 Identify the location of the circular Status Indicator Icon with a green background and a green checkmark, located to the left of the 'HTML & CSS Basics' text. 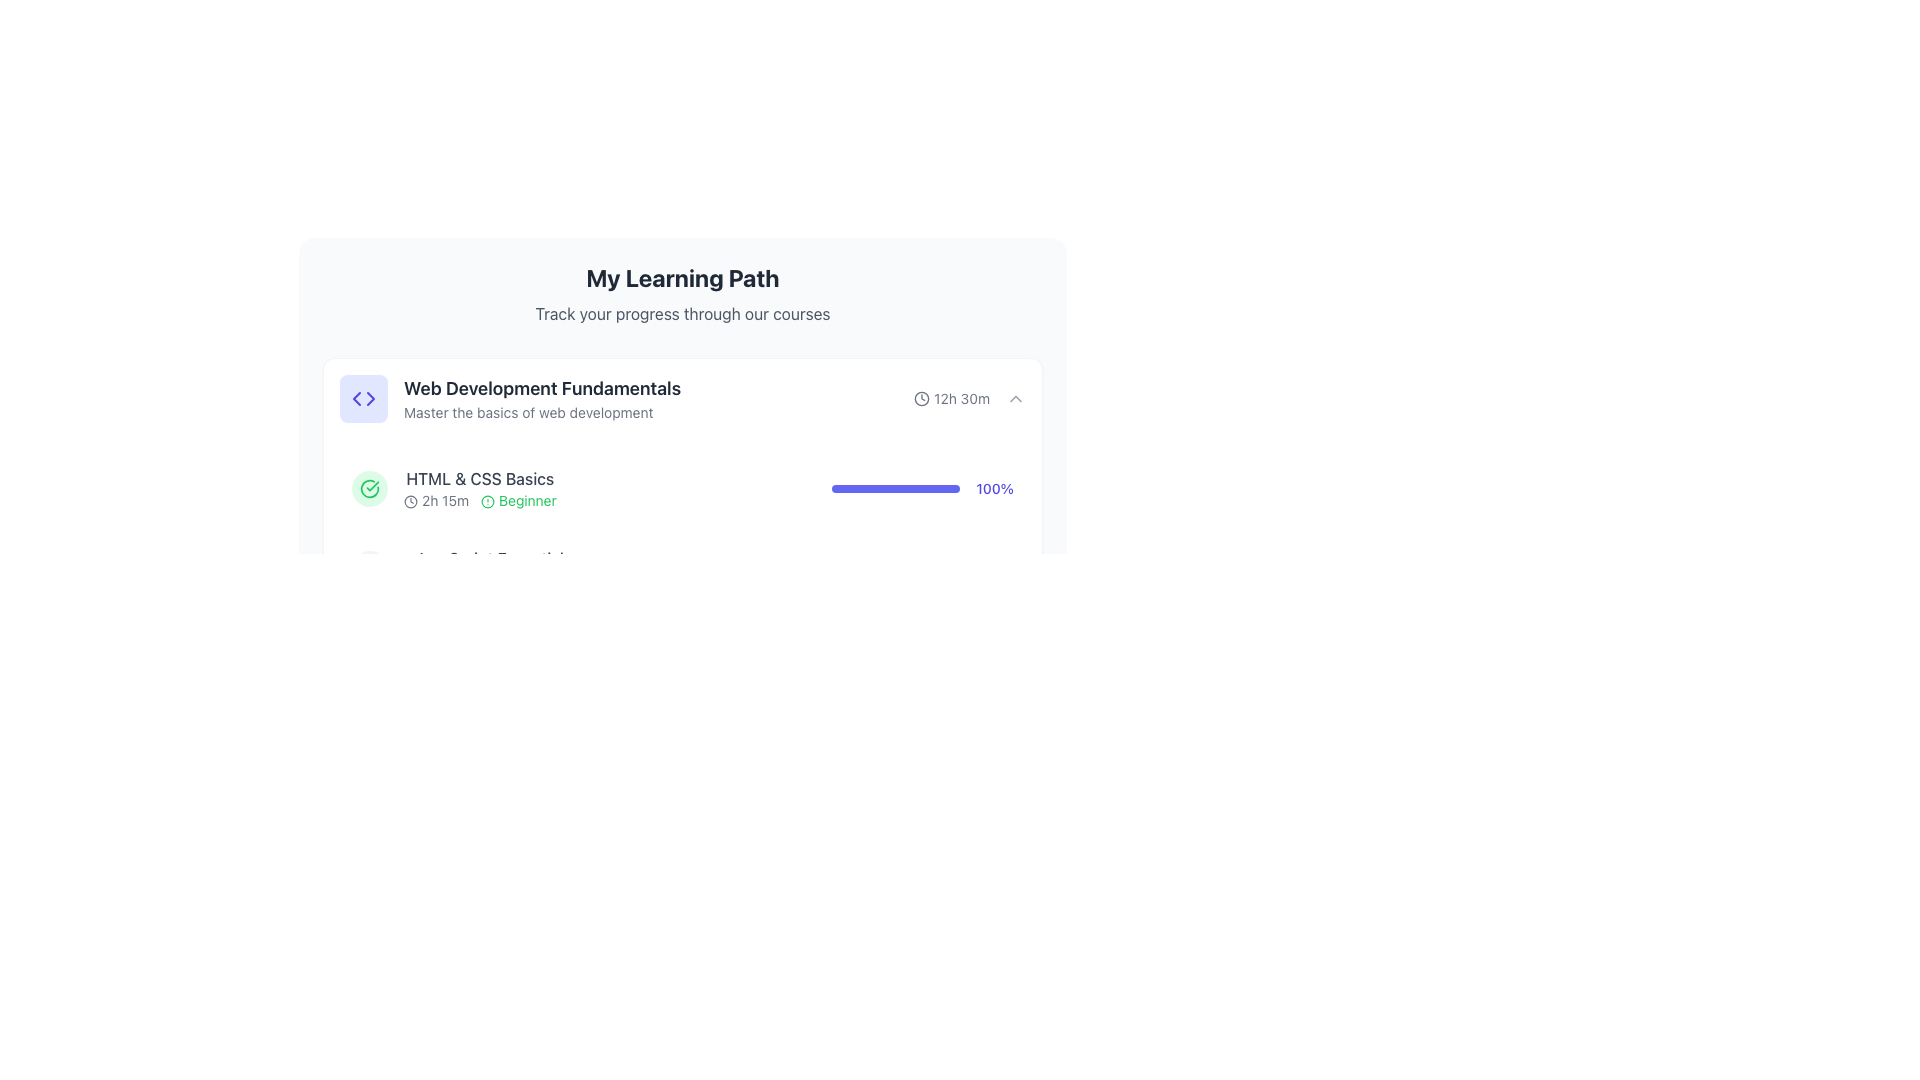
(369, 489).